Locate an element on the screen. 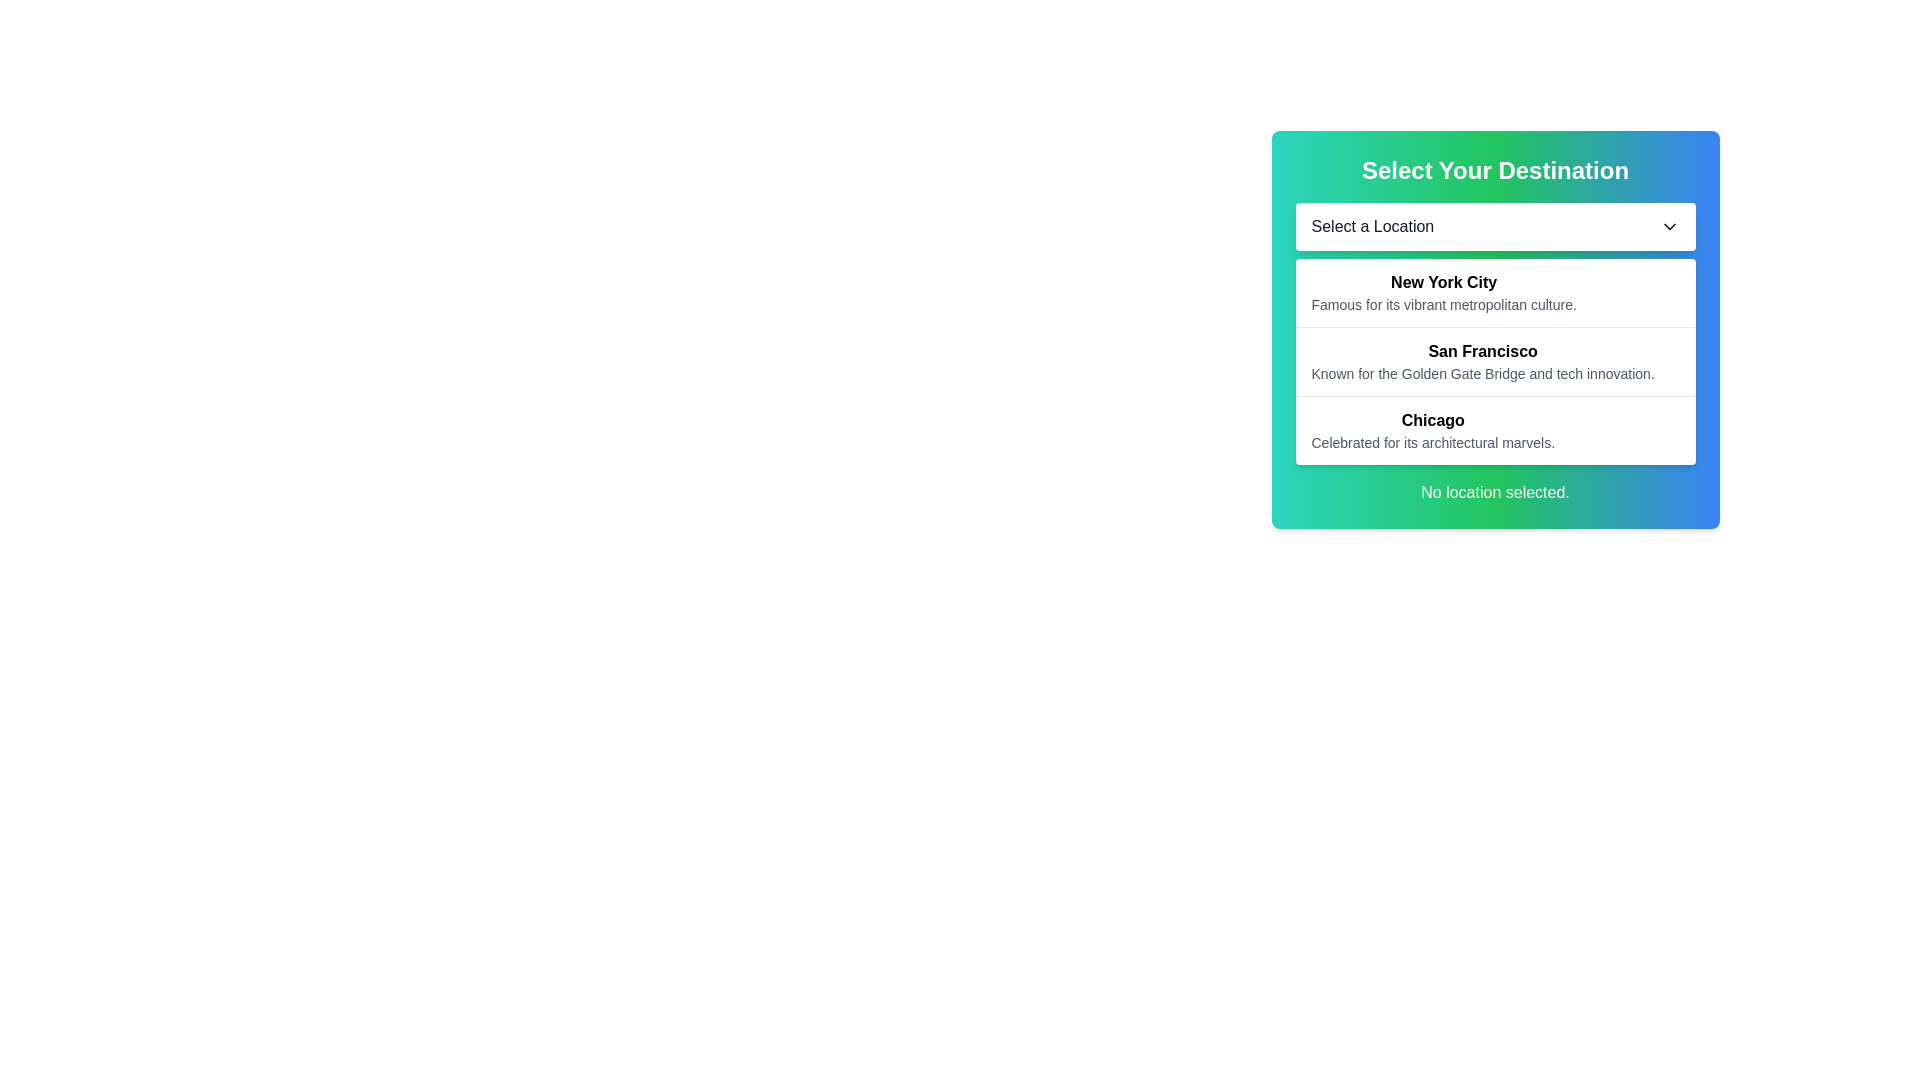  the 'San Francisco' location choice in the list for keyboard navigation is located at coordinates (1495, 361).